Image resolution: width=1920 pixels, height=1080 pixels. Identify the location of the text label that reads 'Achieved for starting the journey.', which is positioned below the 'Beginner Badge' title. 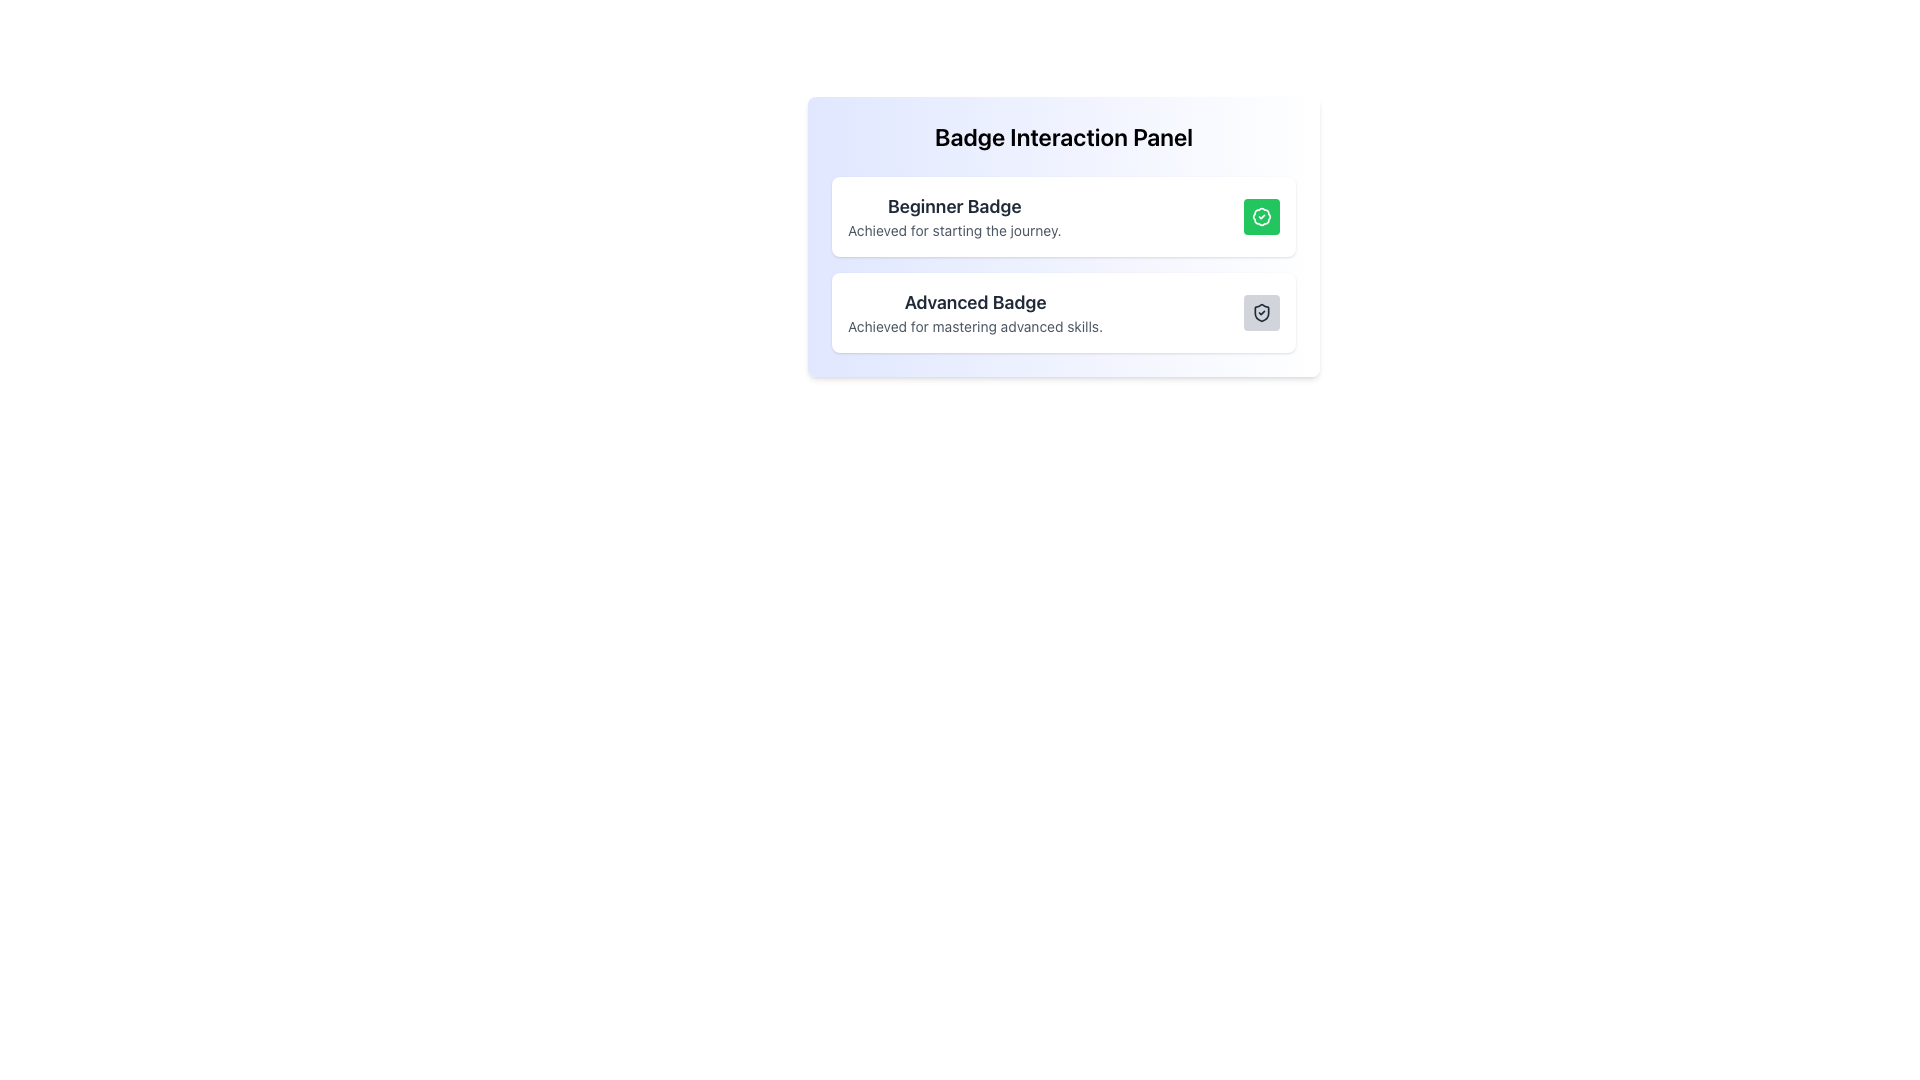
(953, 230).